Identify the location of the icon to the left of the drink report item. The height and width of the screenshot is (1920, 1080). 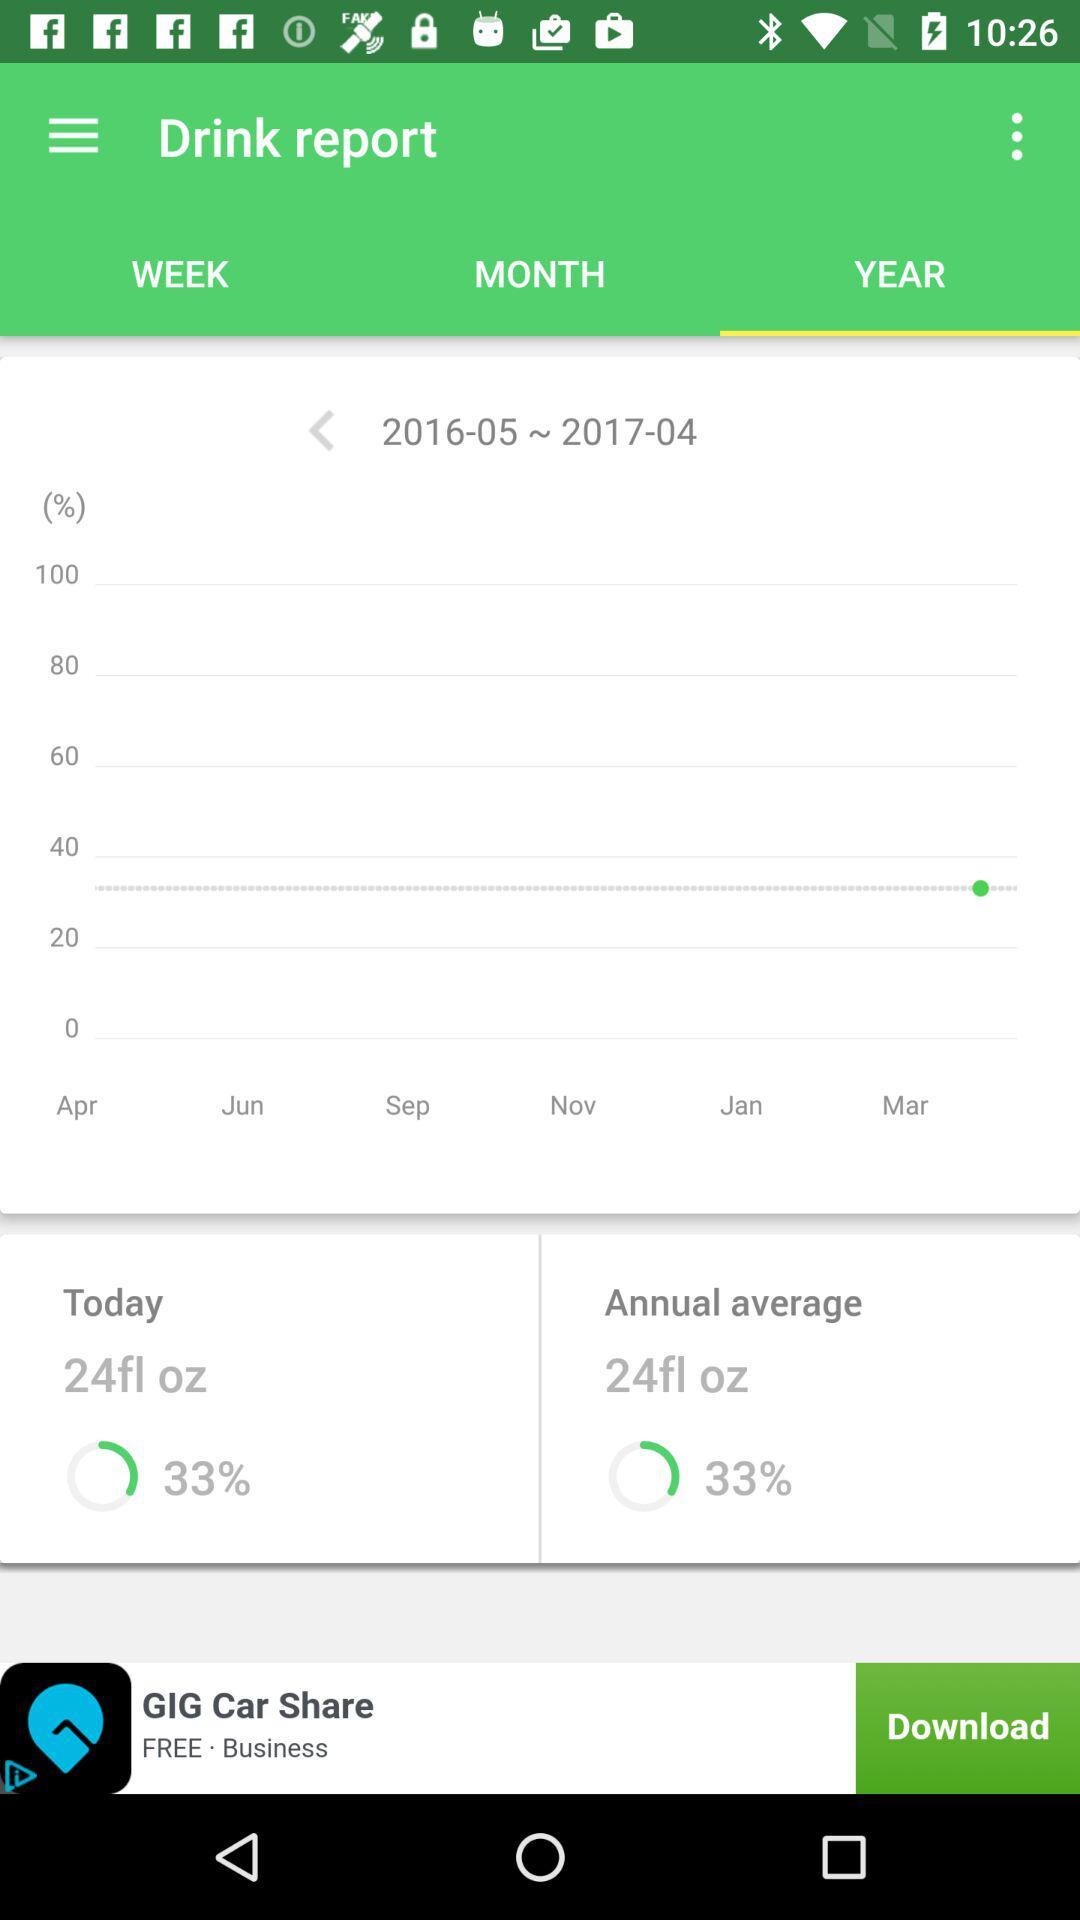
(72, 135).